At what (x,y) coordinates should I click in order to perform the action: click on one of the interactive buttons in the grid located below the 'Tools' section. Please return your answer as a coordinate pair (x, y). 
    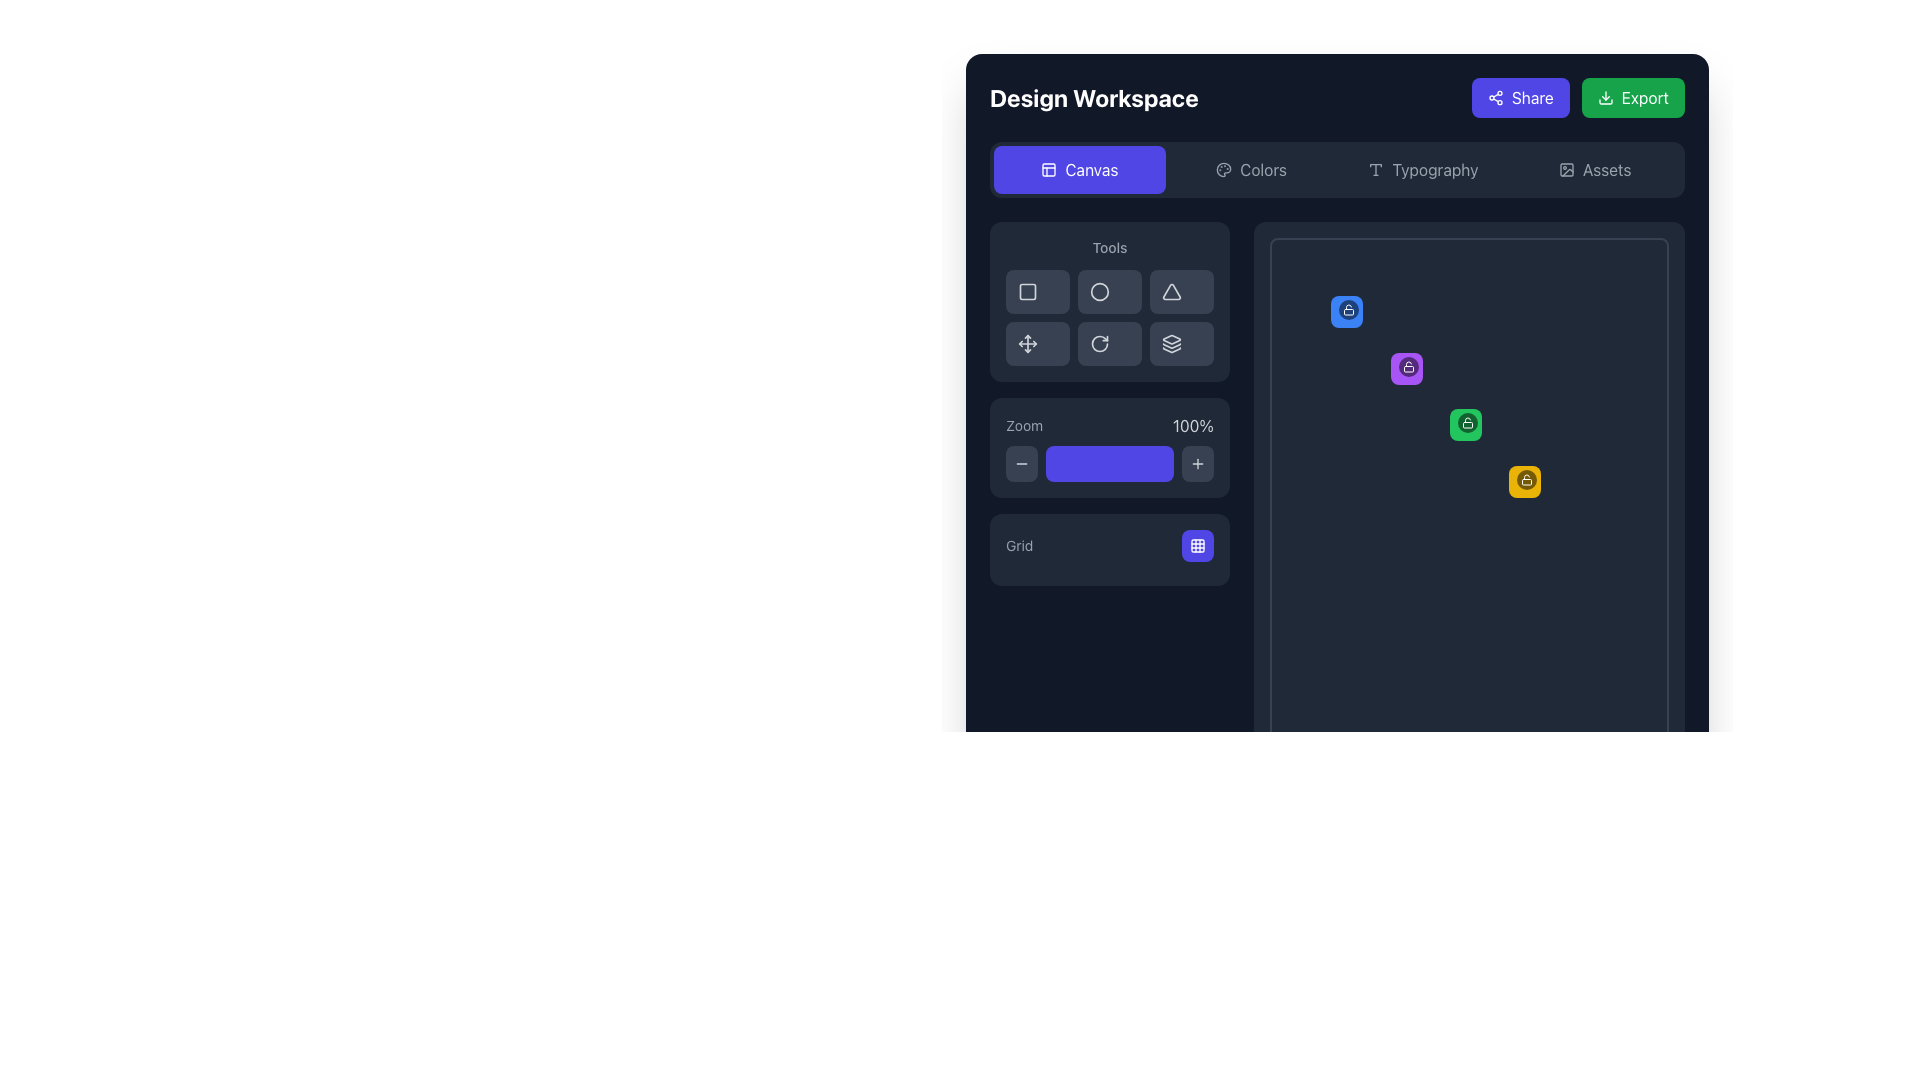
    Looking at the image, I should click on (1108, 316).